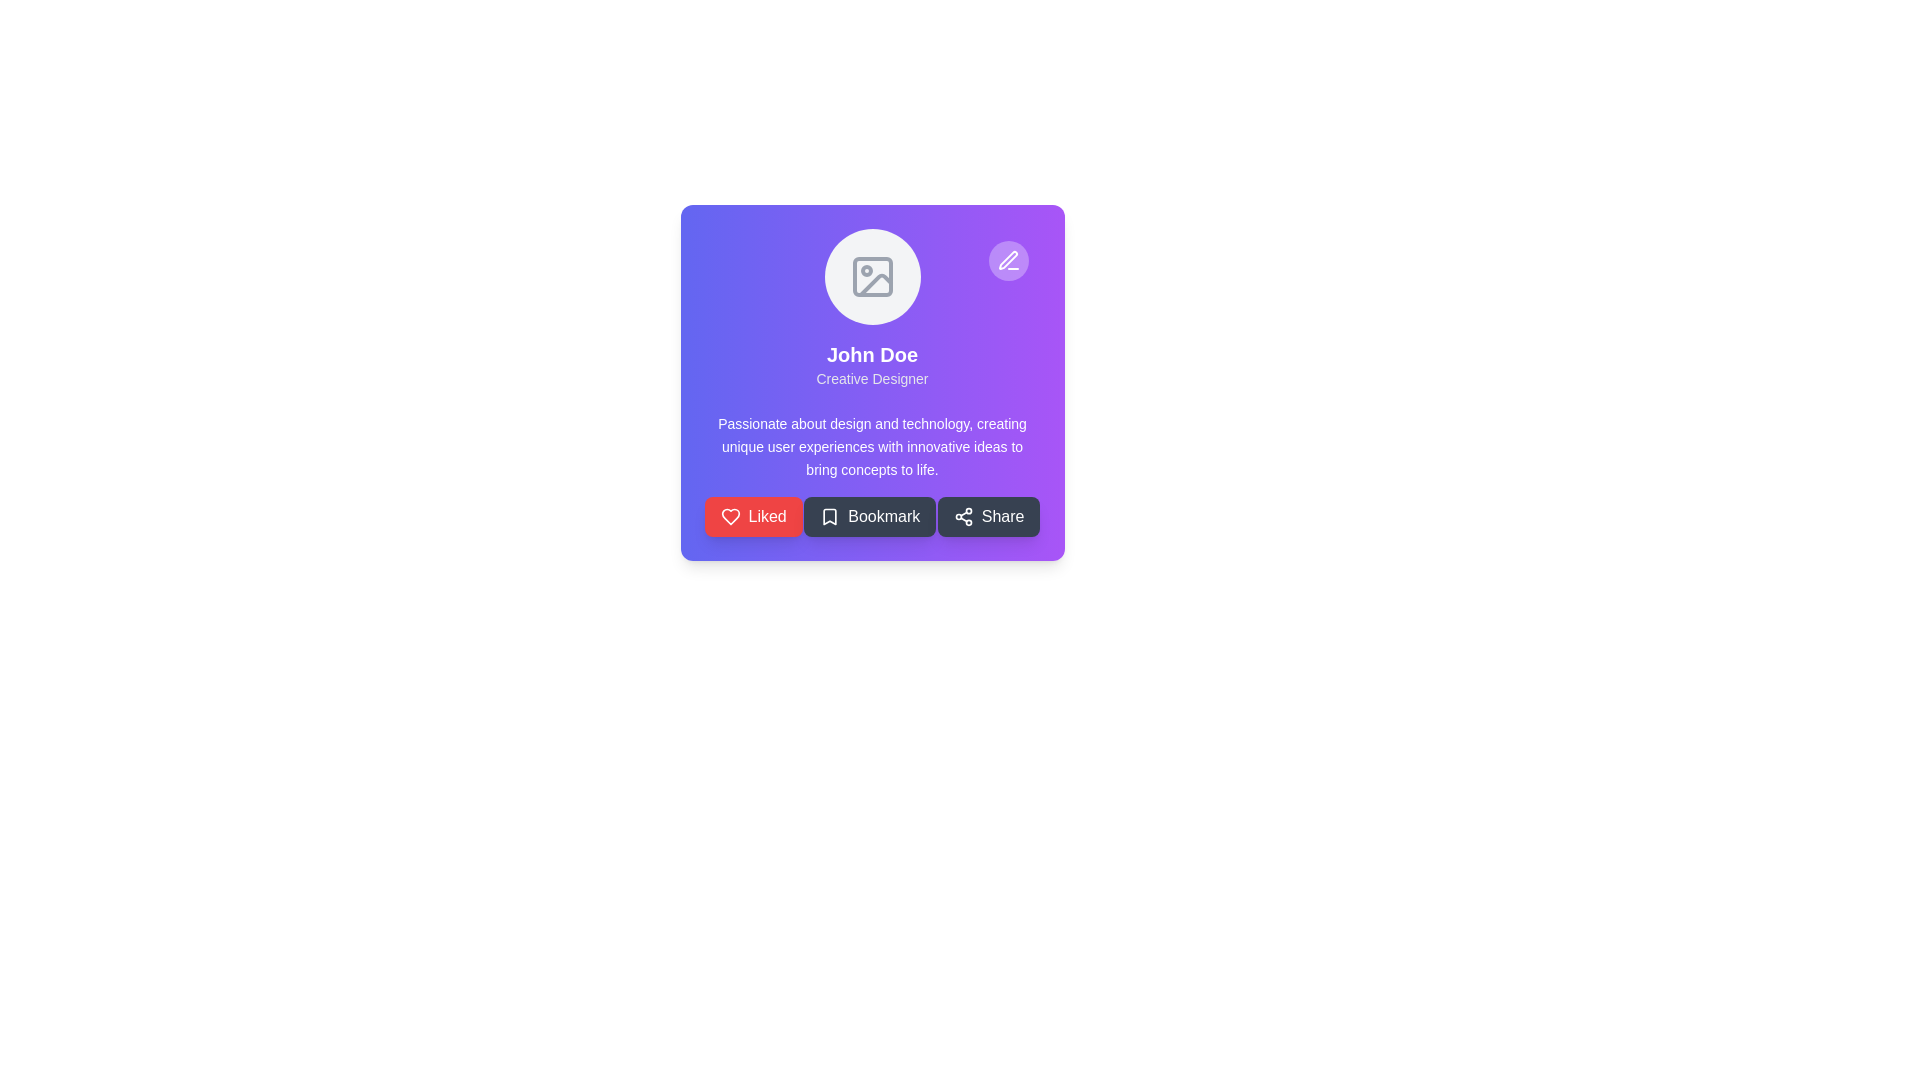  Describe the element at coordinates (963, 516) in the screenshot. I see `the share icon, which is represented by three connected circles forming a triangular arrangement, located to the left of the 'Share' text label on a gray rectangular button` at that location.